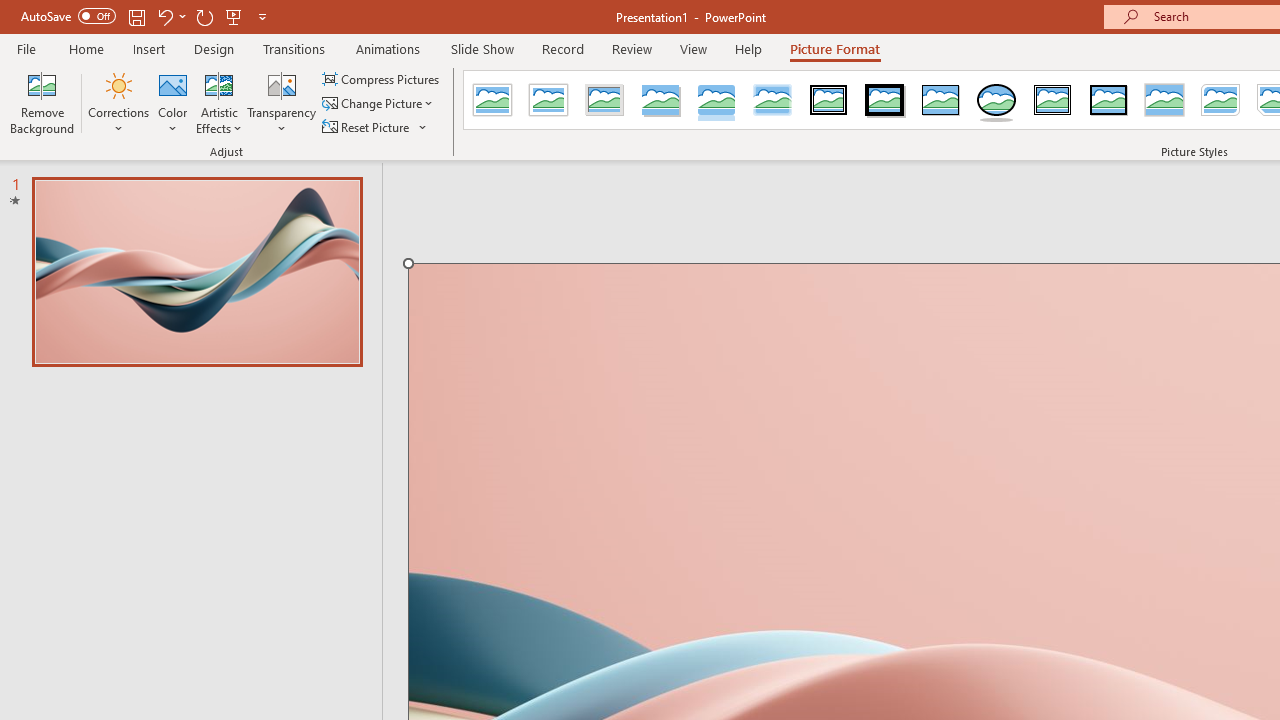  Describe the element at coordinates (144, 16) in the screenshot. I see `'Quick Access Toolbar'` at that location.